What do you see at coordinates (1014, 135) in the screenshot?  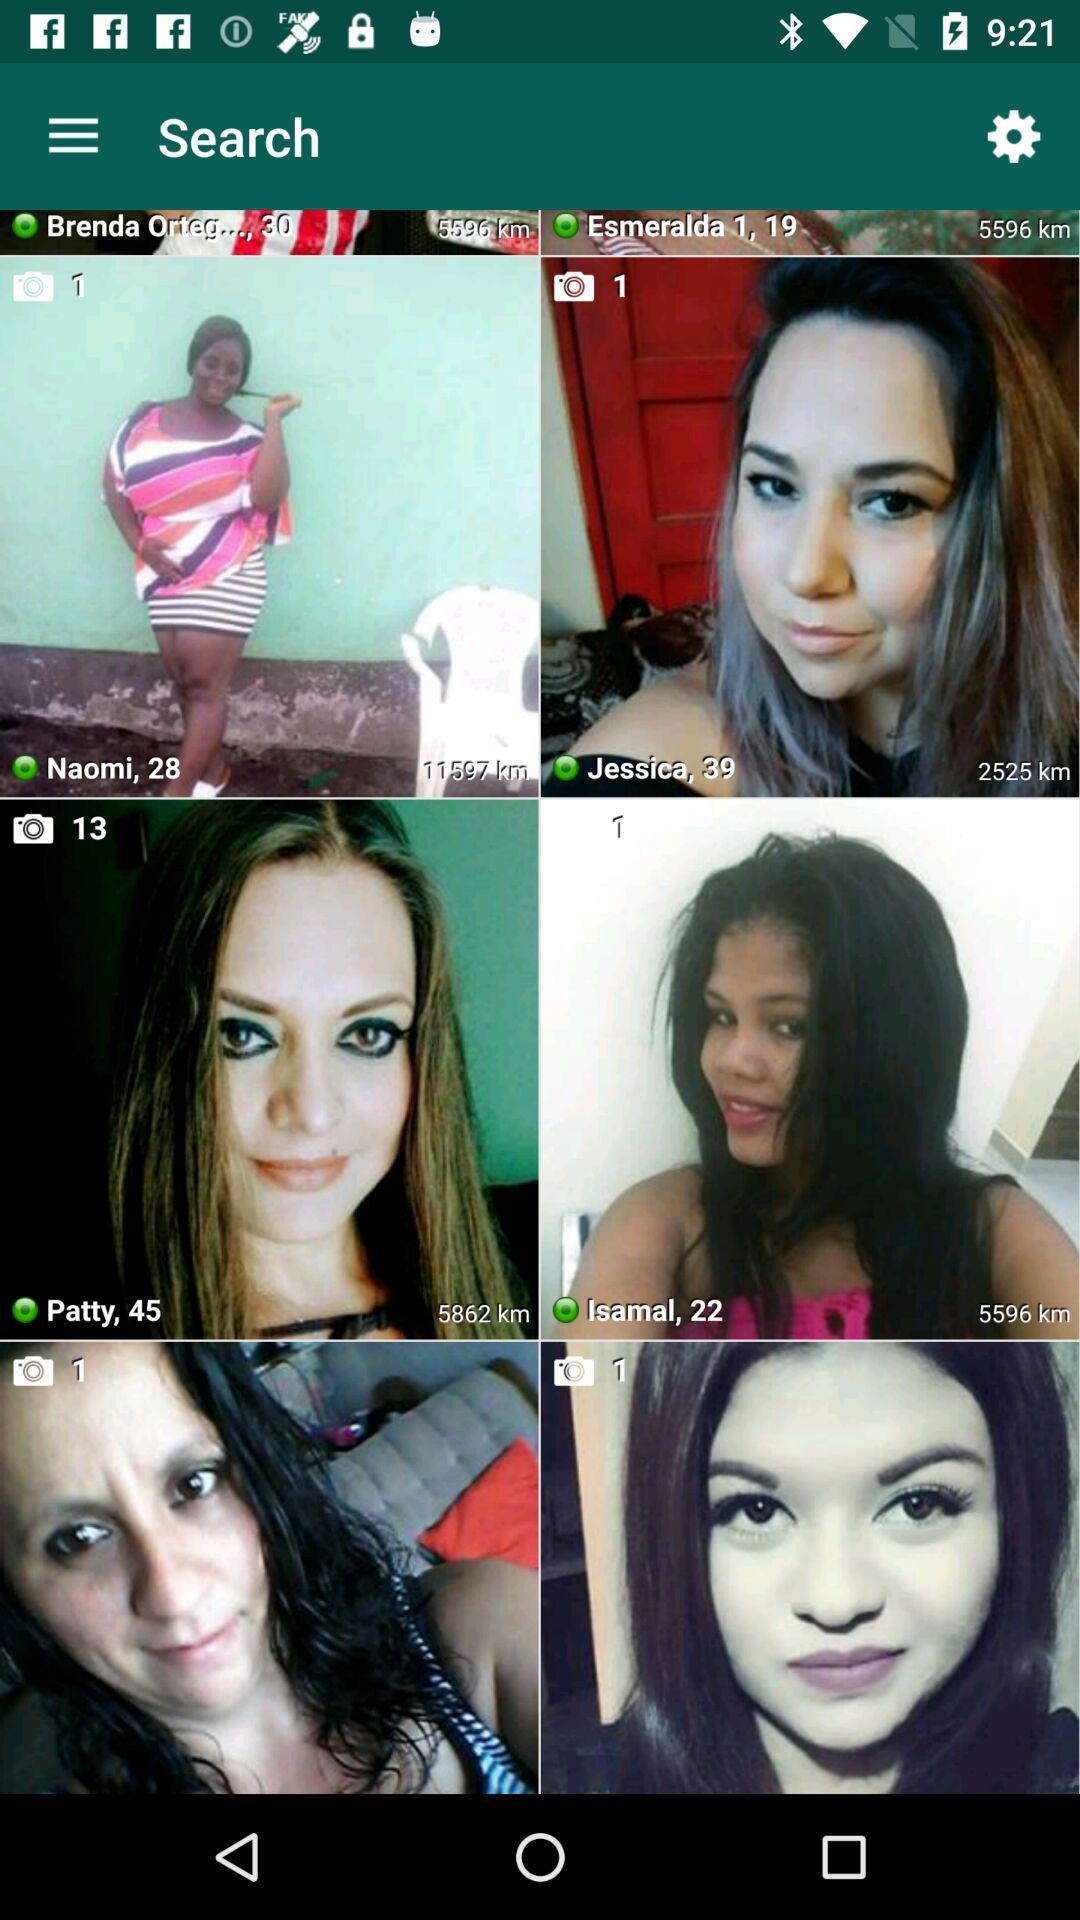 I see `the app next to search` at bounding box center [1014, 135].